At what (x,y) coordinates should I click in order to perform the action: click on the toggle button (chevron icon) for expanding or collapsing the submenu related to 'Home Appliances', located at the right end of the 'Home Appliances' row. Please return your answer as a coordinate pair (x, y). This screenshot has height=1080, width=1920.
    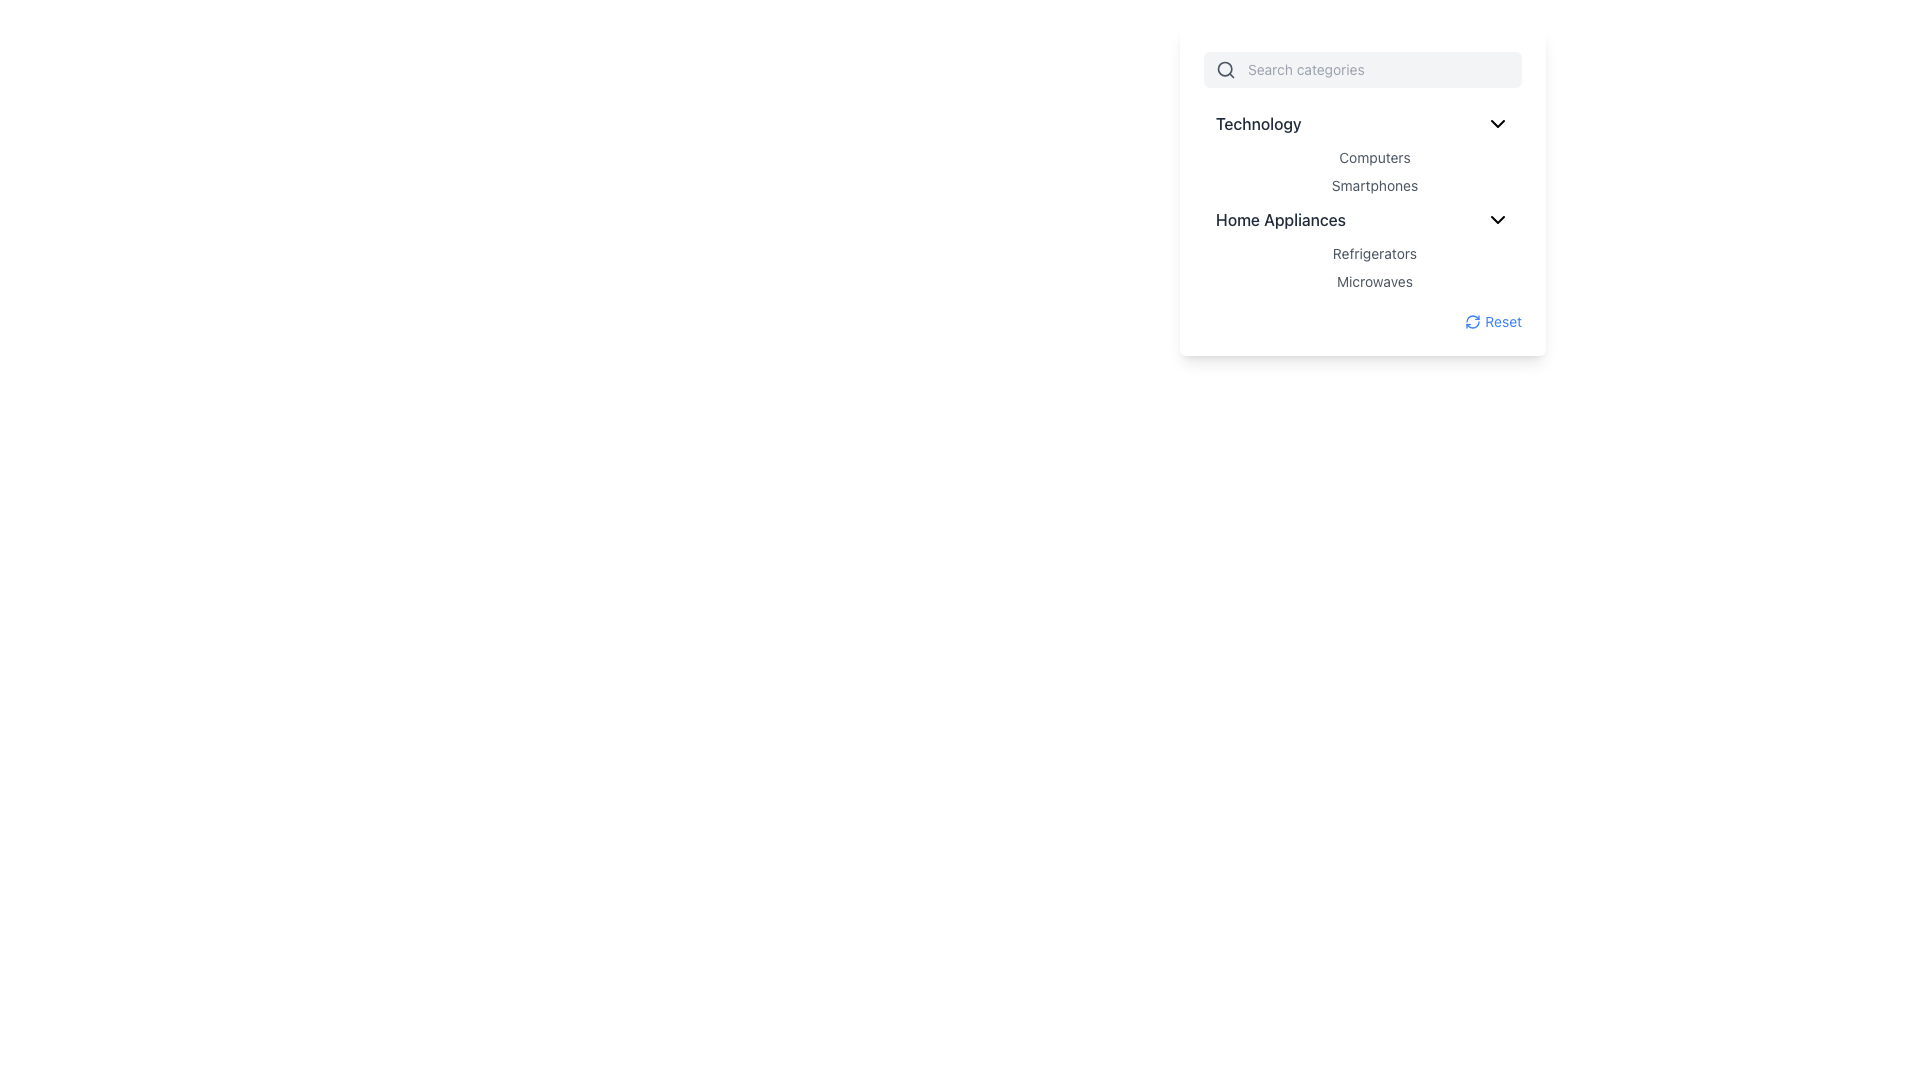
    Looking at the image, I should click on (1497, 219).